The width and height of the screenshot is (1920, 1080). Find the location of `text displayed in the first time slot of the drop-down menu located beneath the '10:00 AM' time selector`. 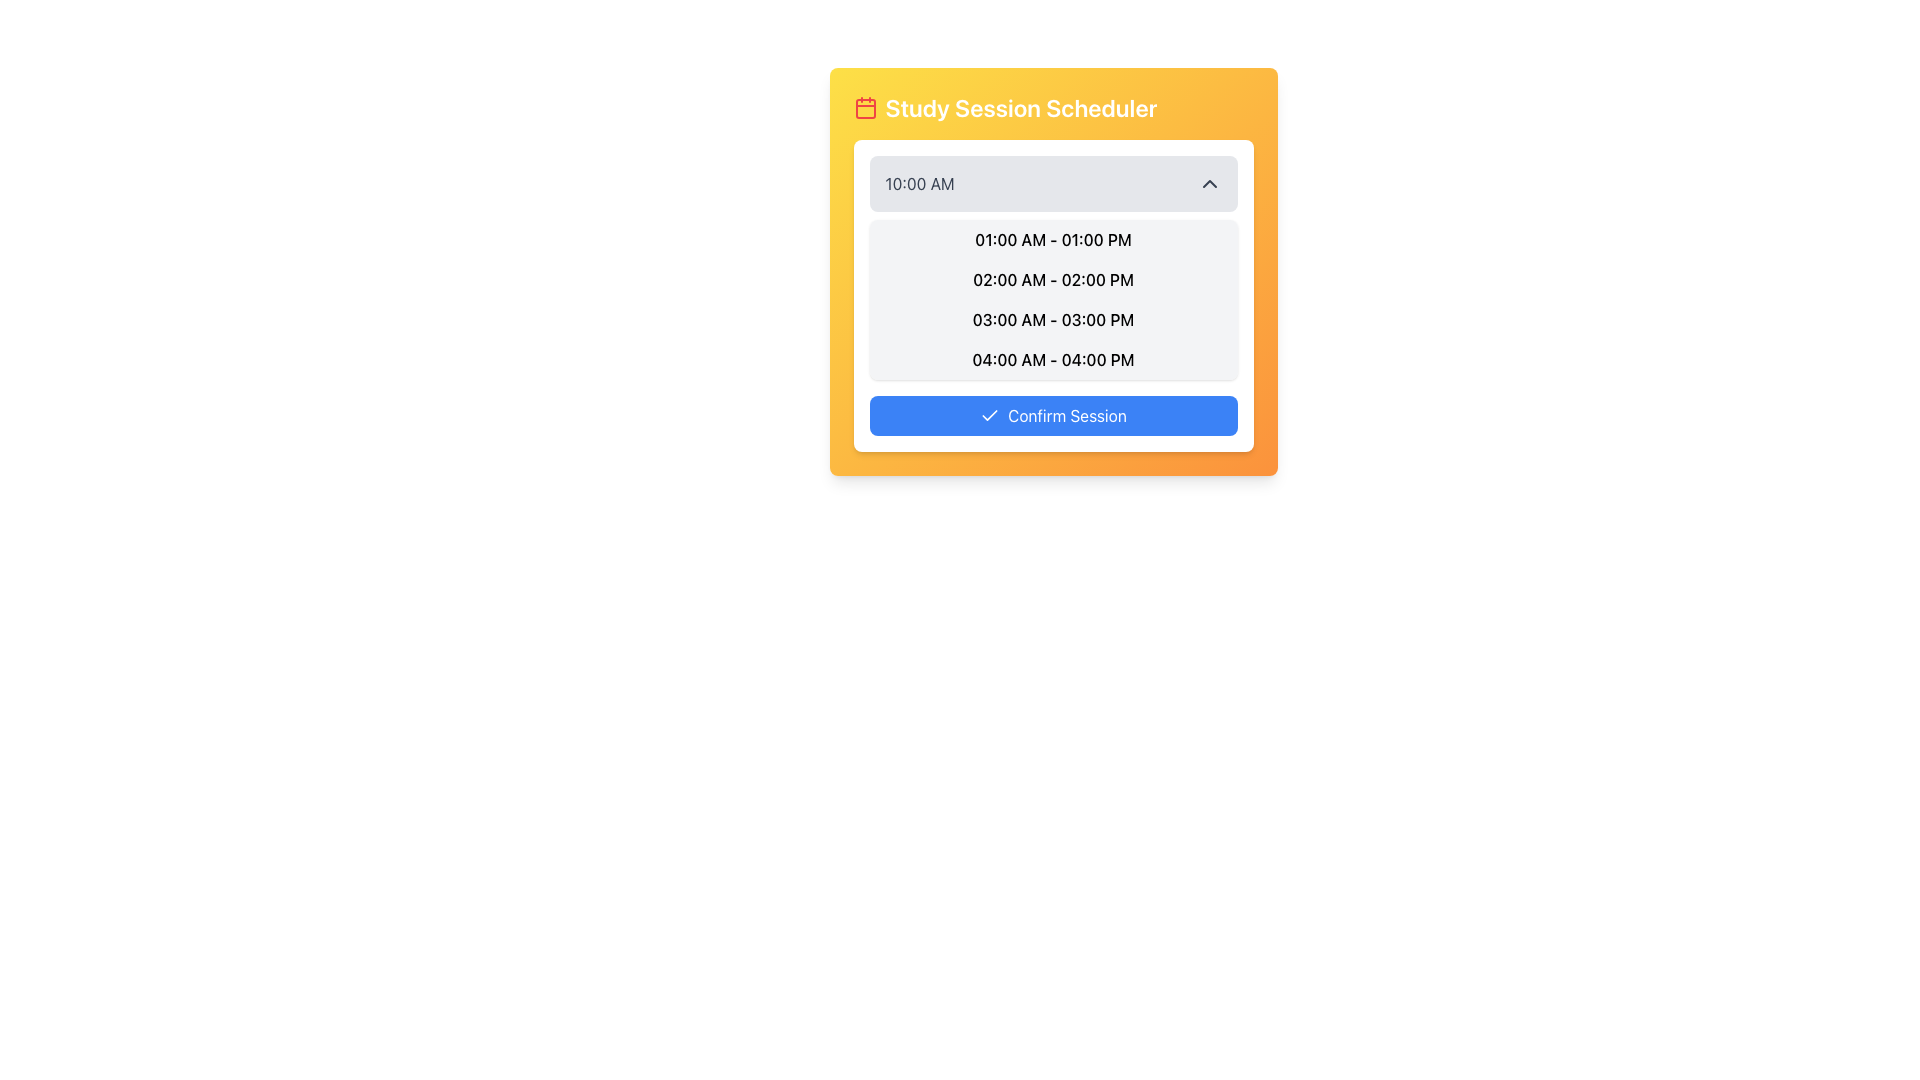

text displayed in the first time slot of the drop-down menu located beneath the '10:00 AM' time selector is located at coordinates (1052, 238).